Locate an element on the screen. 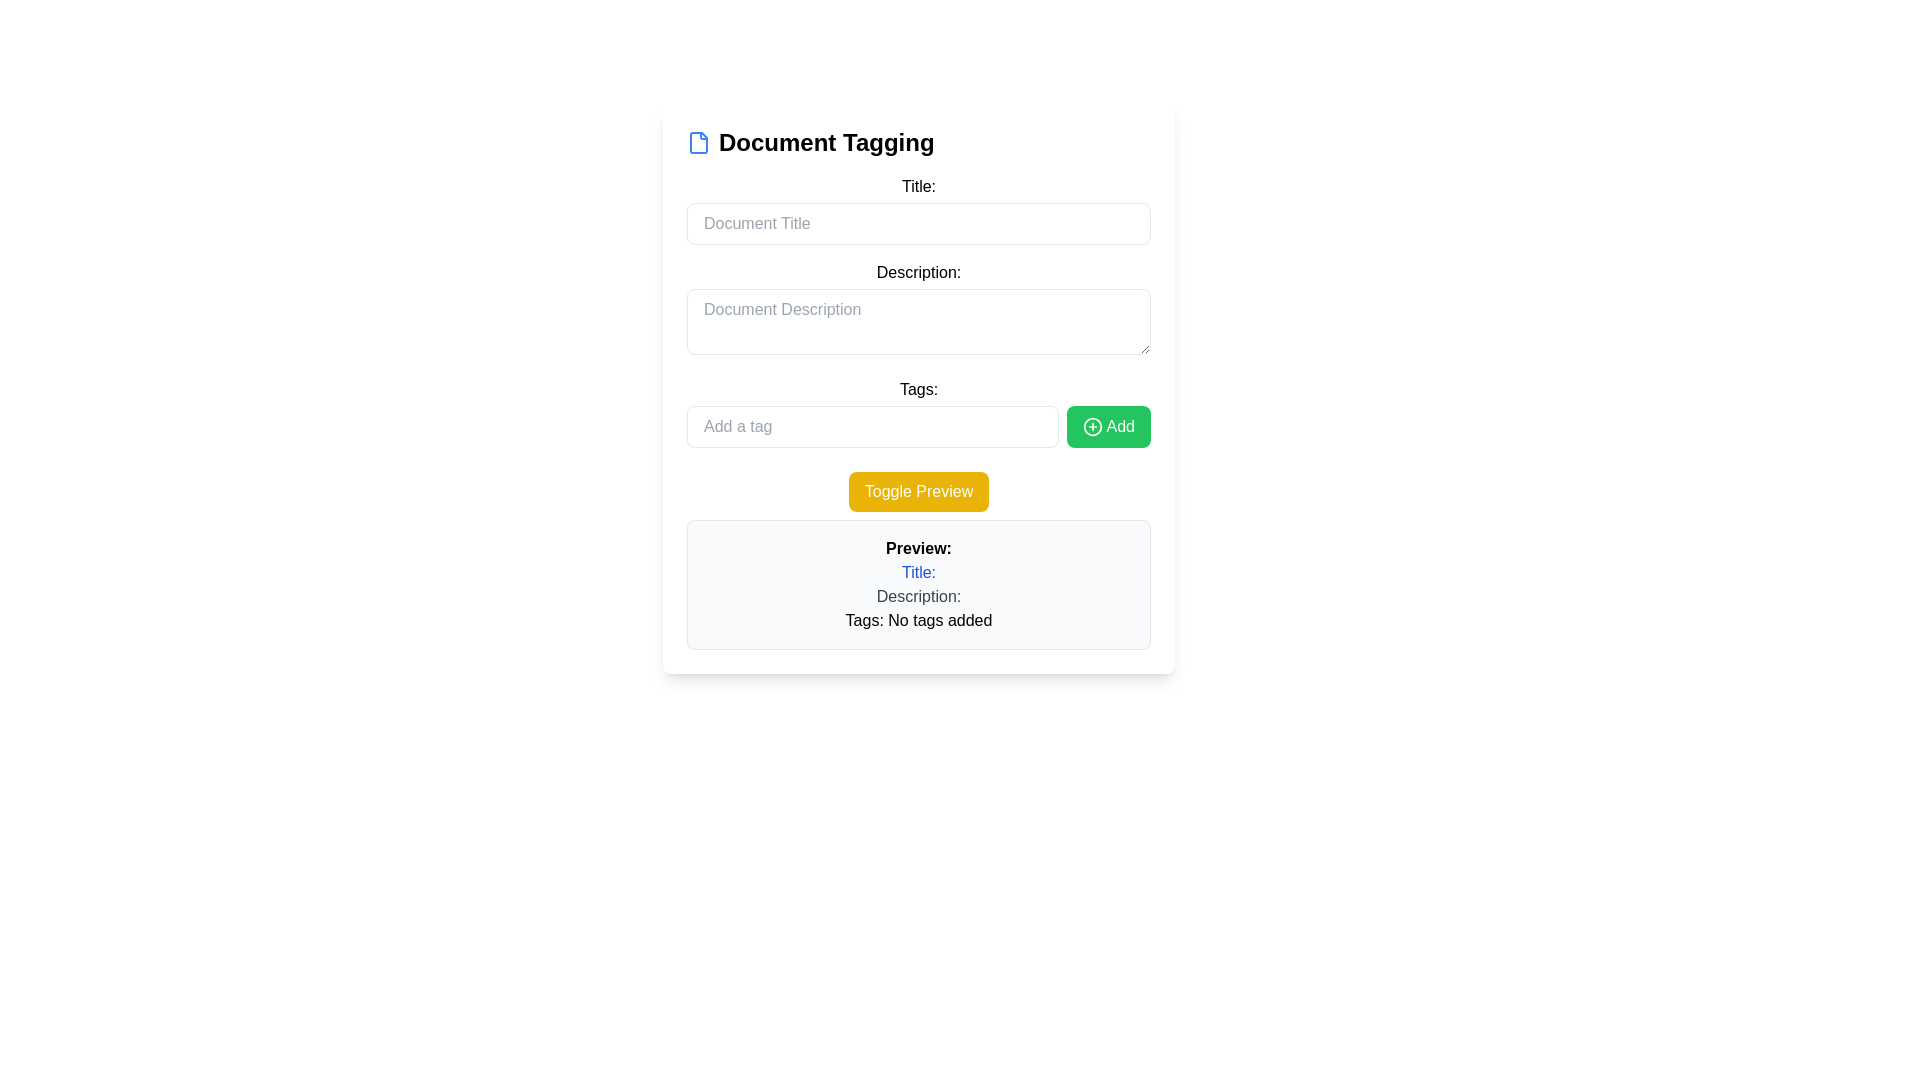  the Text label that indicates the content area for the document description, positioned below 'Title:' and above 'Tags: No tags added' in the preview interface is located at coordinates (917, 596).